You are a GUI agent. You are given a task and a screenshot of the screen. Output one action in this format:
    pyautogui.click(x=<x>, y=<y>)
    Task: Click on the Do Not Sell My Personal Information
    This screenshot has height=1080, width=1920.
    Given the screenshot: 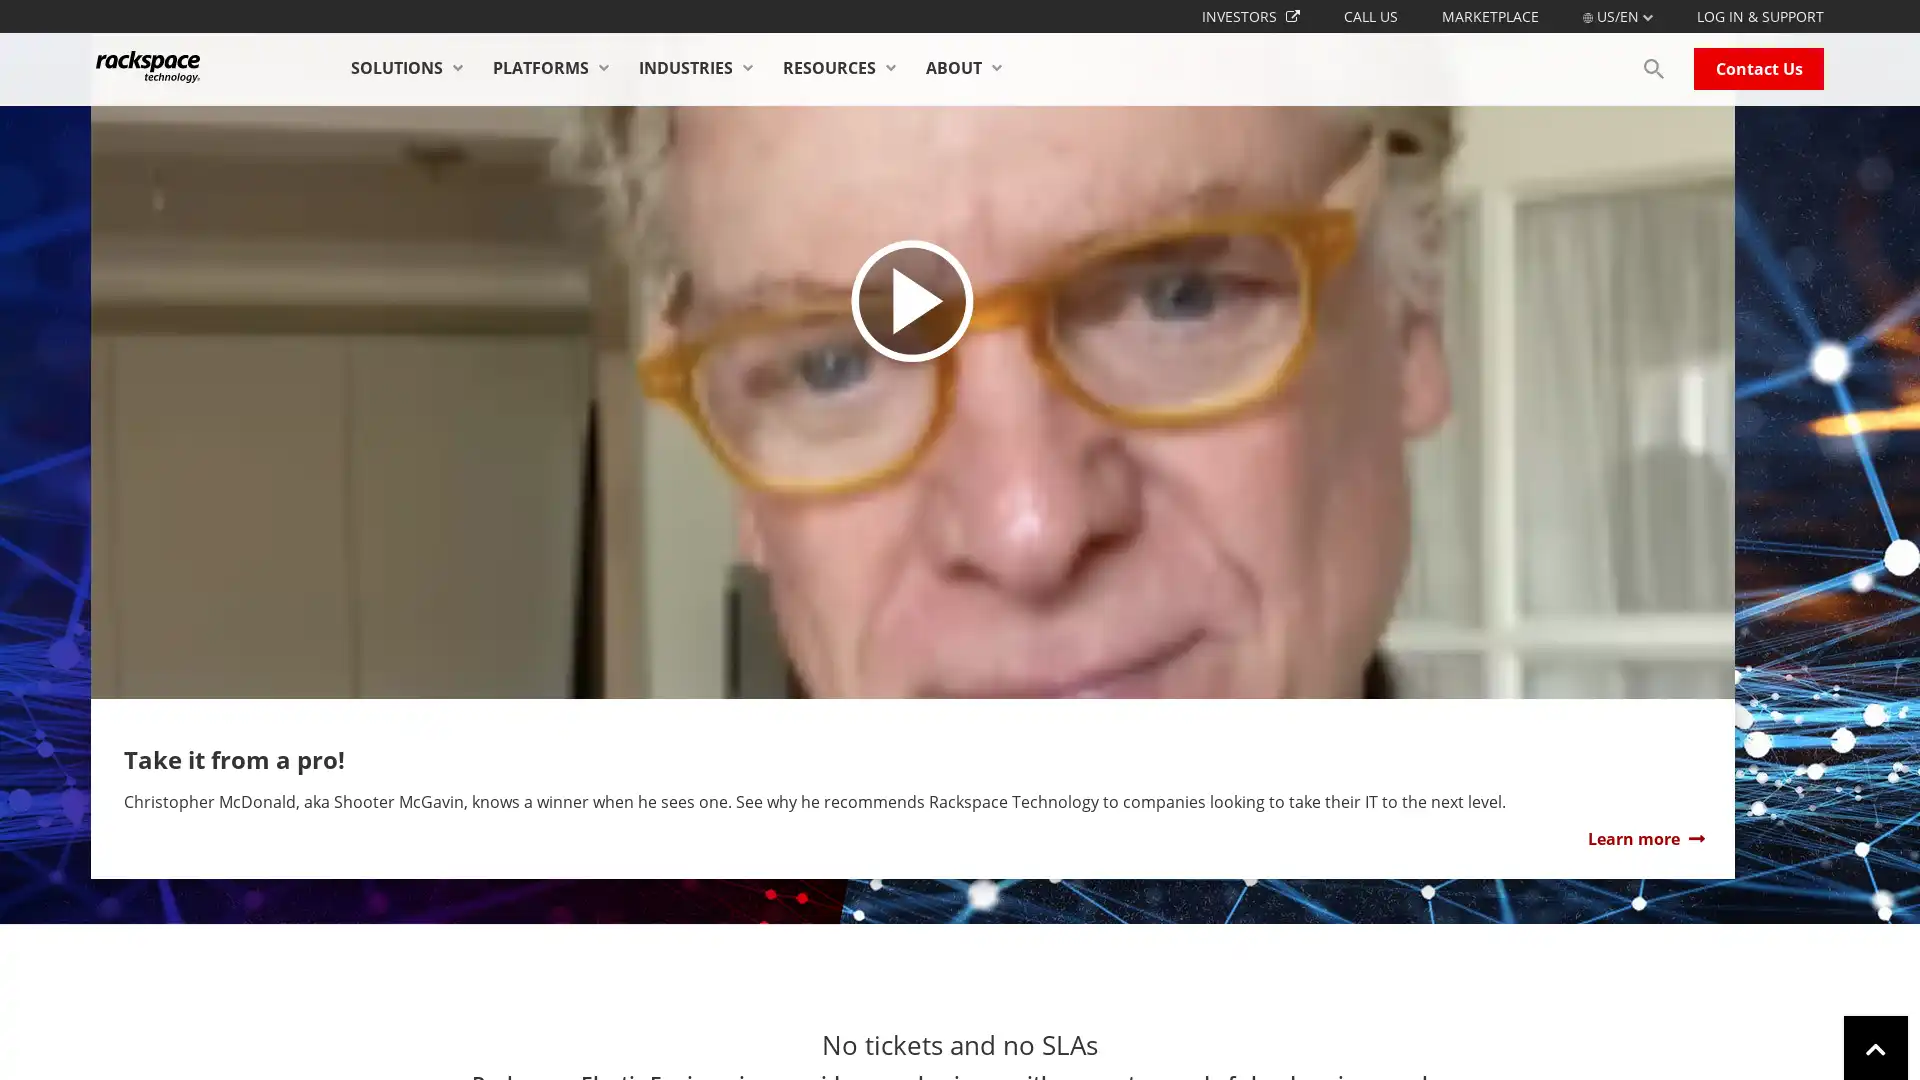 What is the action you would take?
    pyautogui.click(x=1399, y=1036)
    